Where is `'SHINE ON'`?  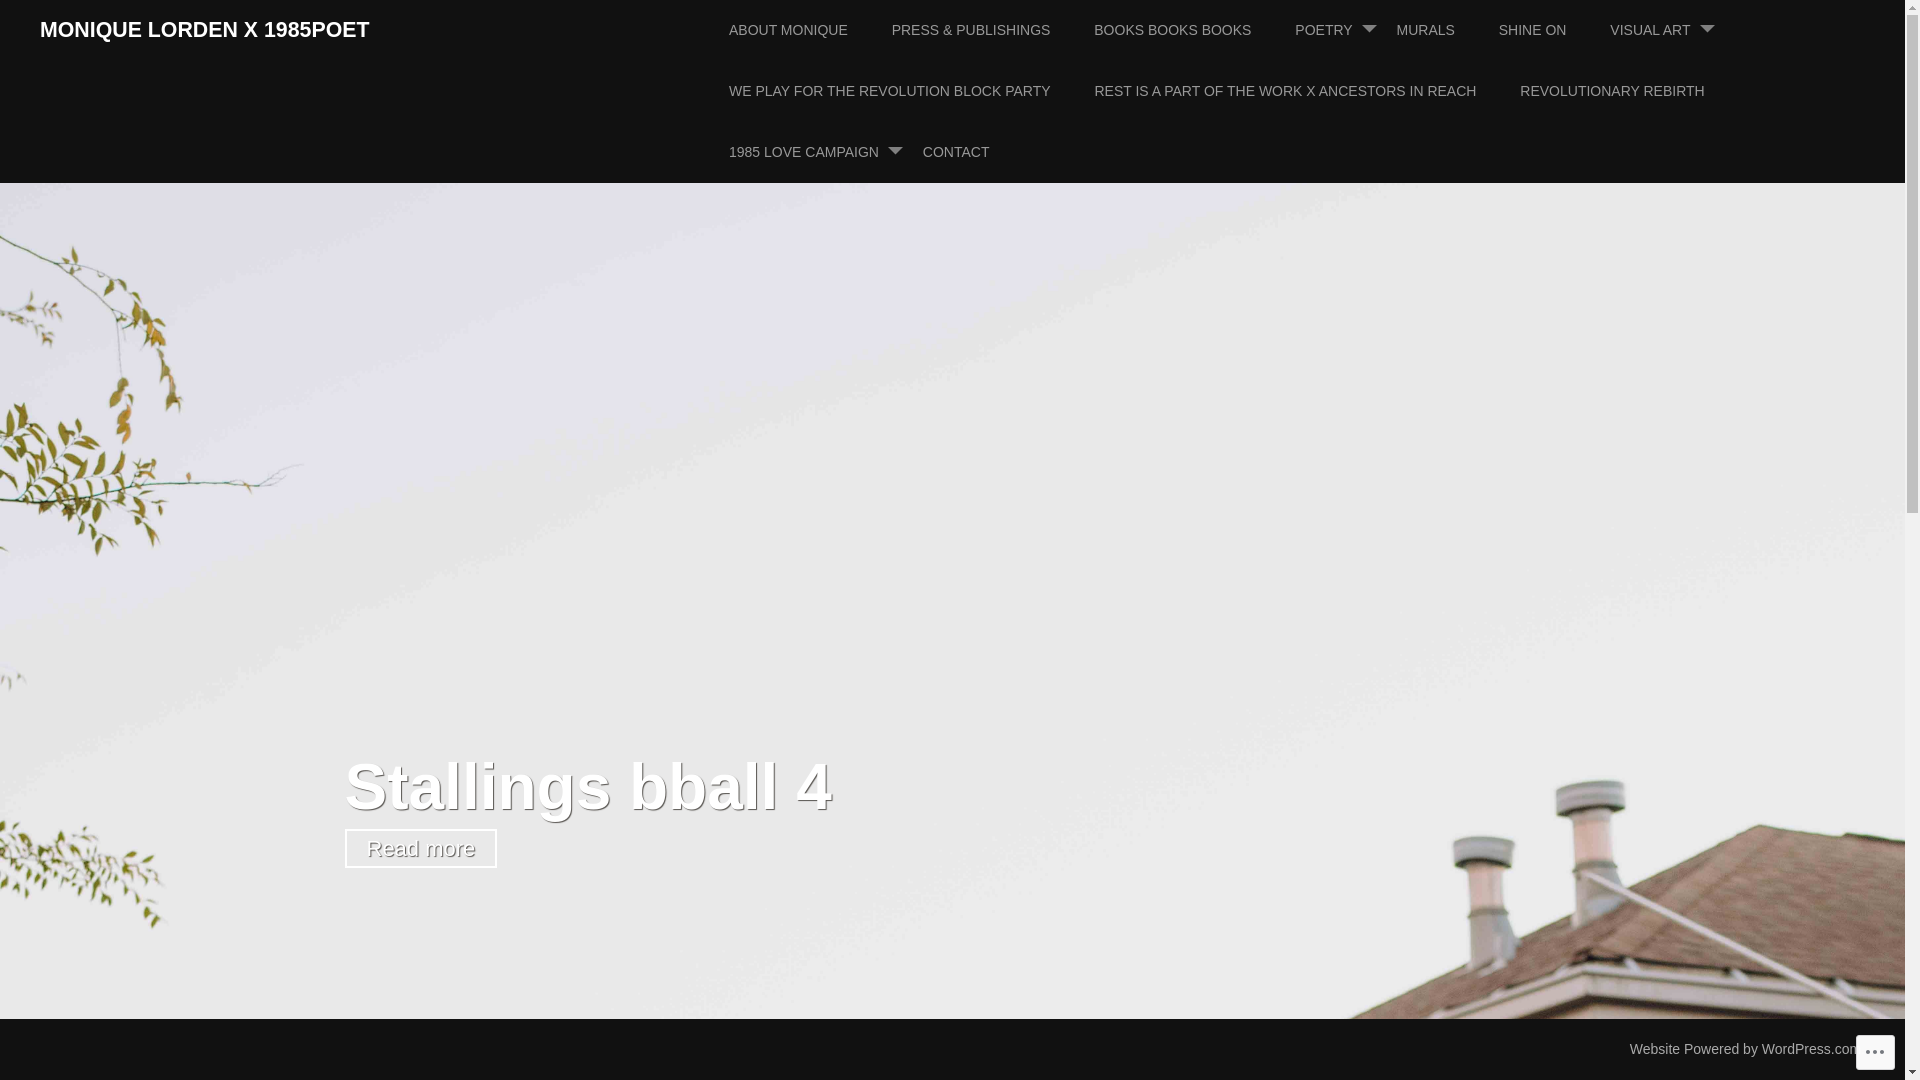
'SHINE ON' is located at coordinates (1552, 30).